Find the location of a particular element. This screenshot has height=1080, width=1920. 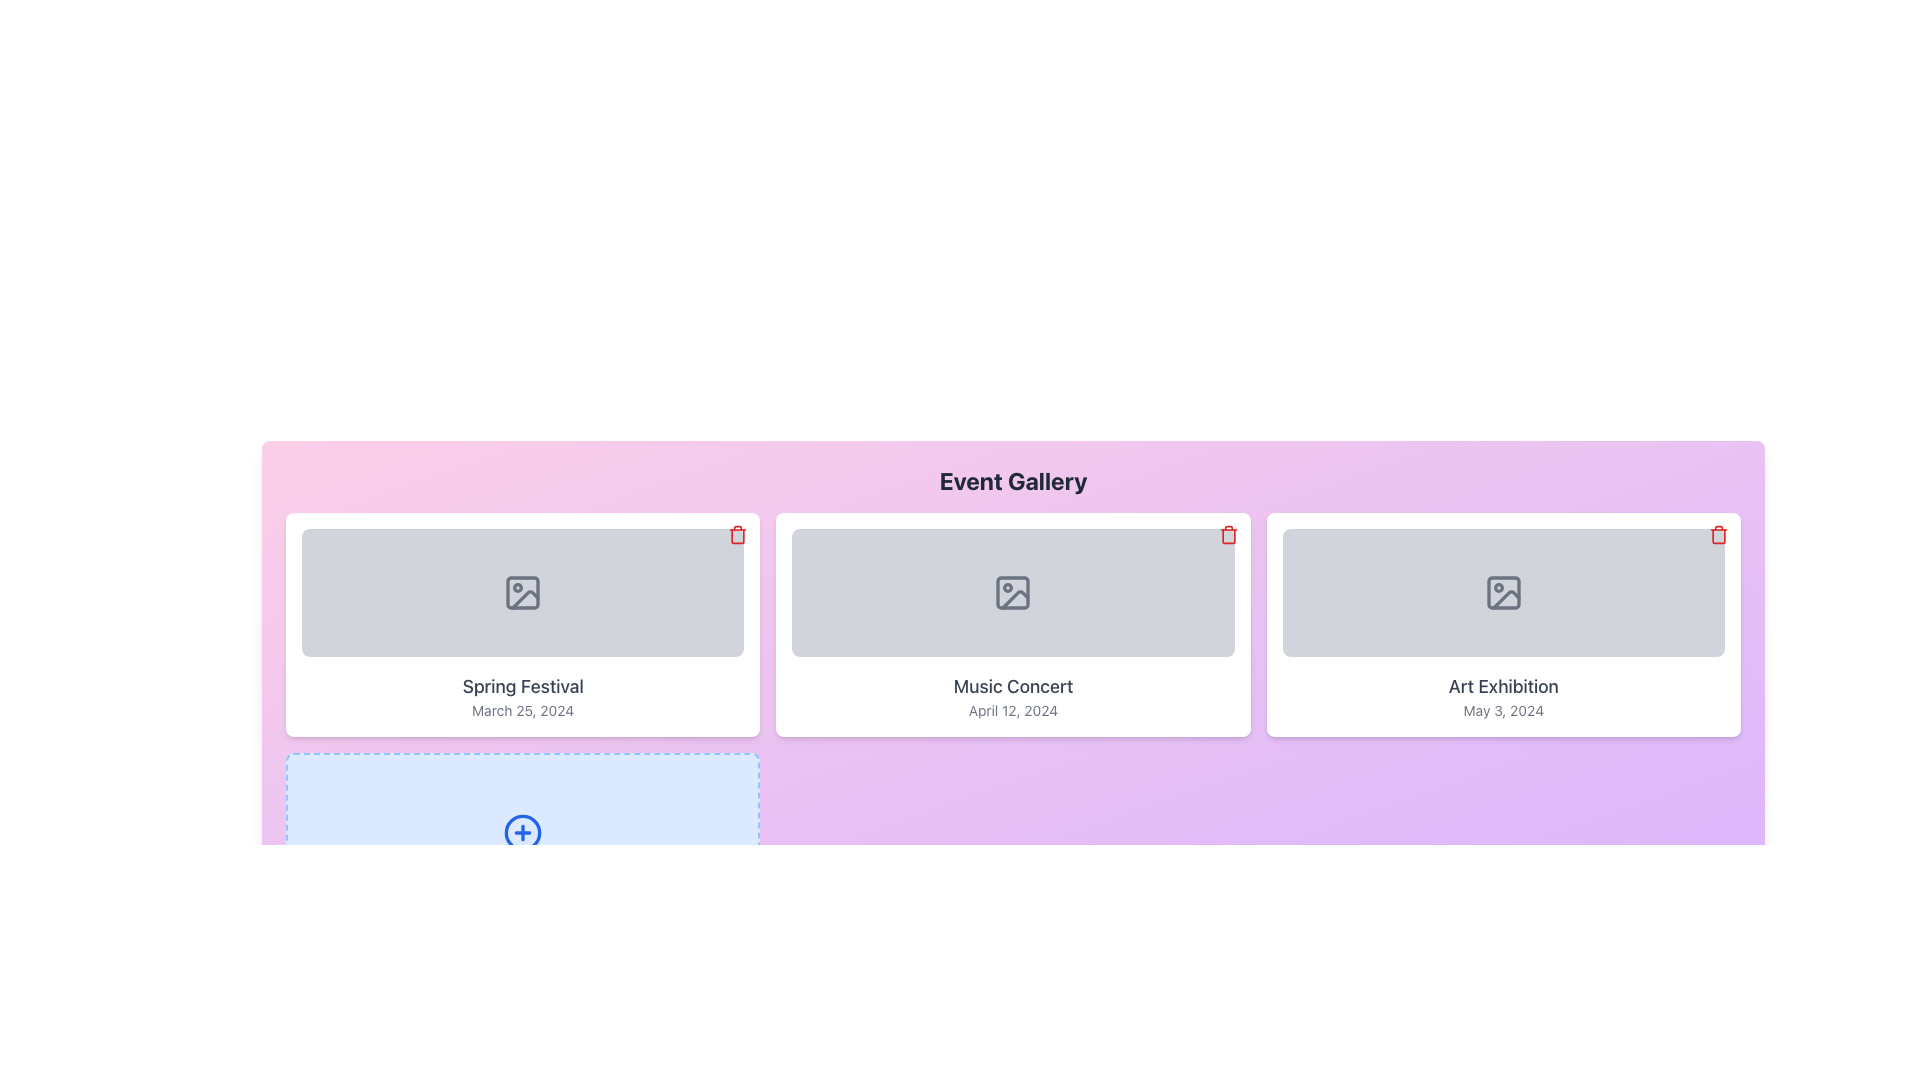

the static text indicating the scheduled date of the 'Music Concert' event, which is located beneath the main title text 'Music Concert' within its card is located at coordinates (1013, 709).